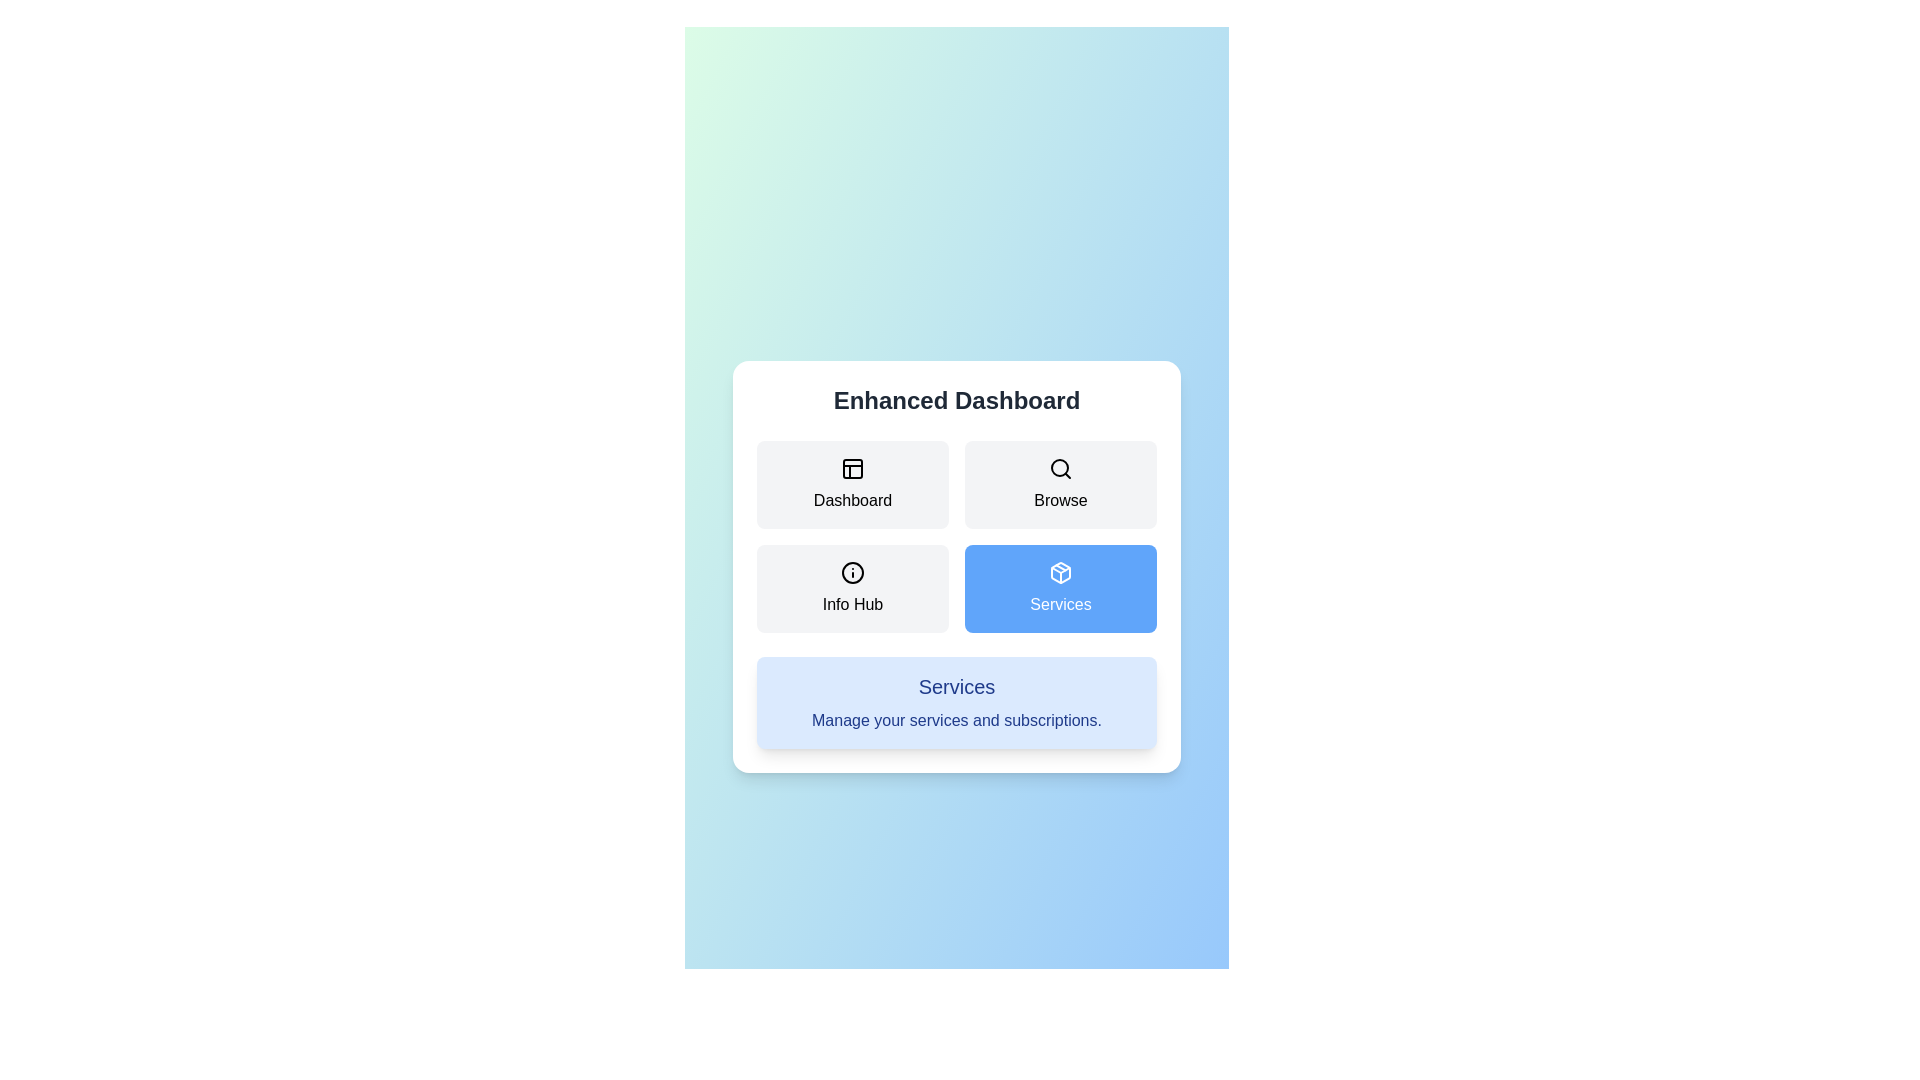 This screenshot has height=1080, width=1920. What do you see at coordinates (853, 485) in the screenshot?
I see `the Dashboard tab by clicking on its button` at bounding box center [853, 485].